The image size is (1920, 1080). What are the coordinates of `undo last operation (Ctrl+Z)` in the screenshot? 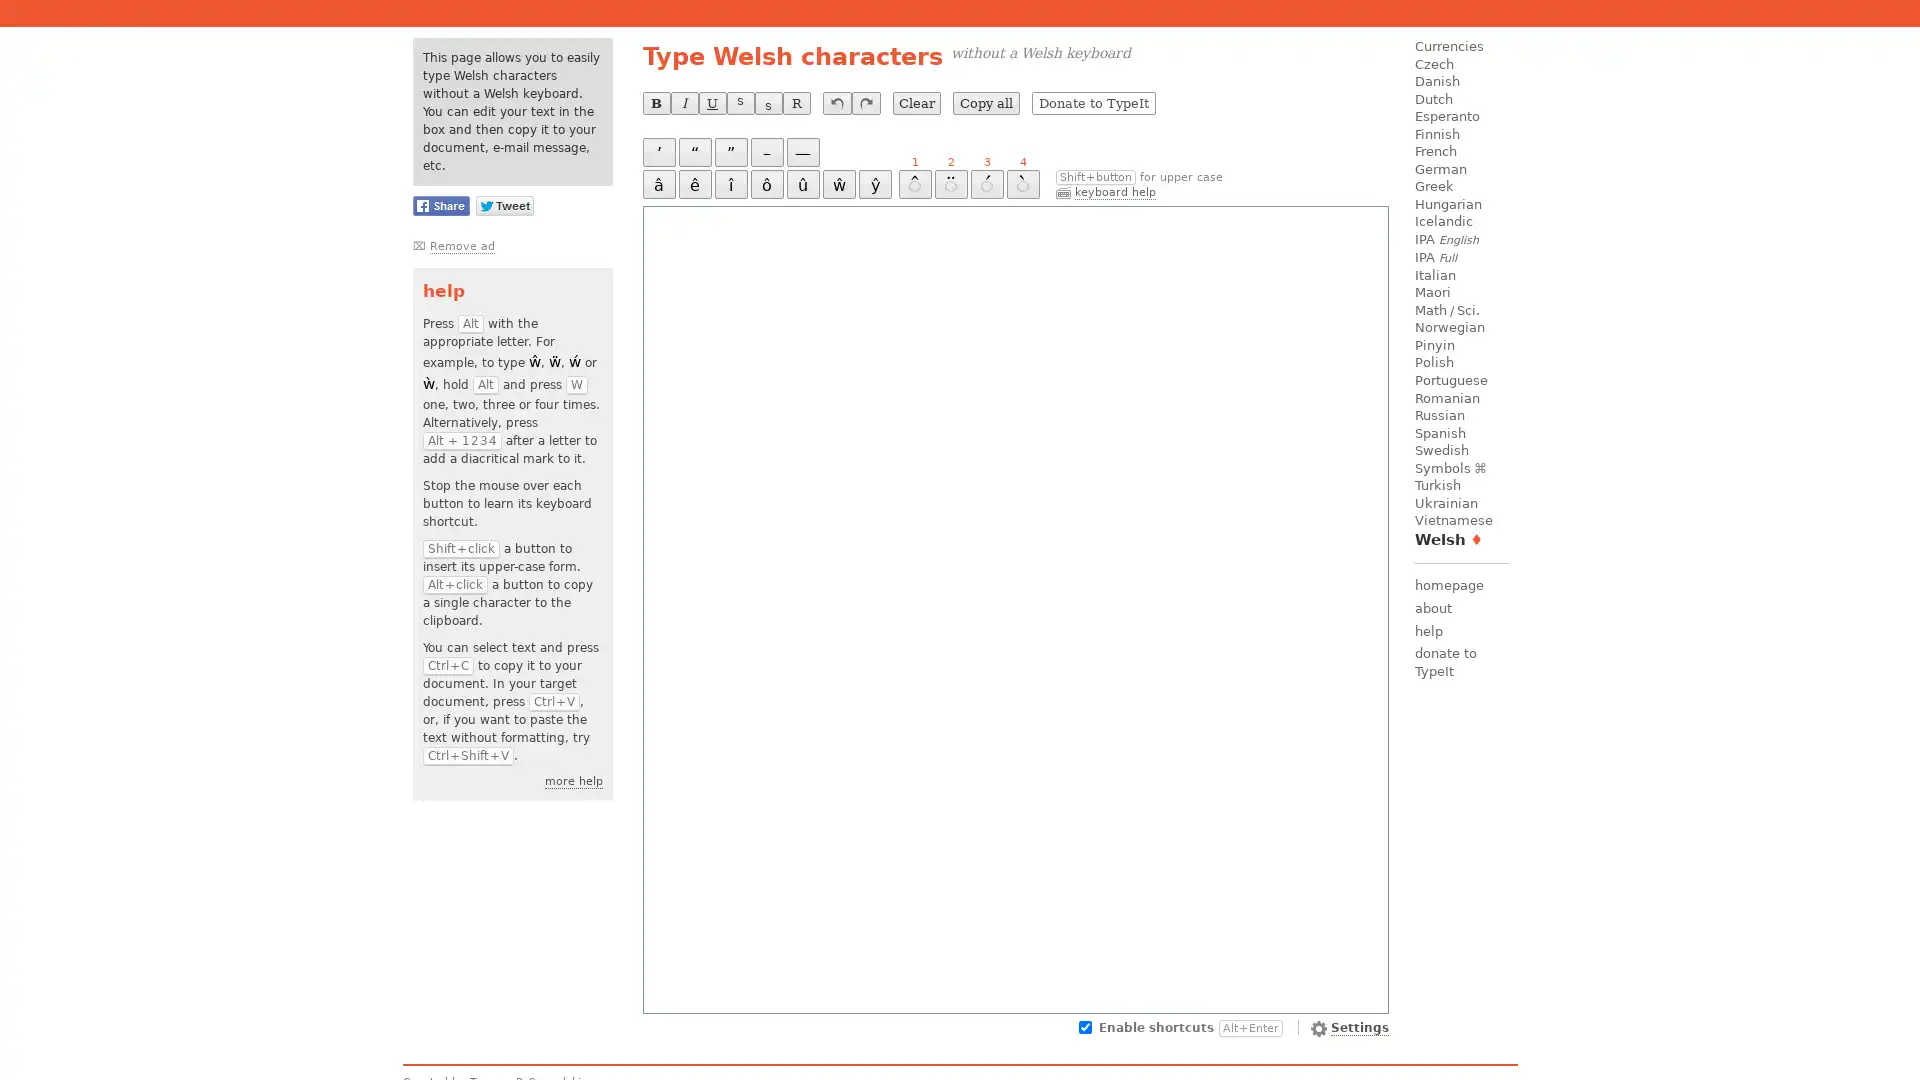 It's located at (836, 103).